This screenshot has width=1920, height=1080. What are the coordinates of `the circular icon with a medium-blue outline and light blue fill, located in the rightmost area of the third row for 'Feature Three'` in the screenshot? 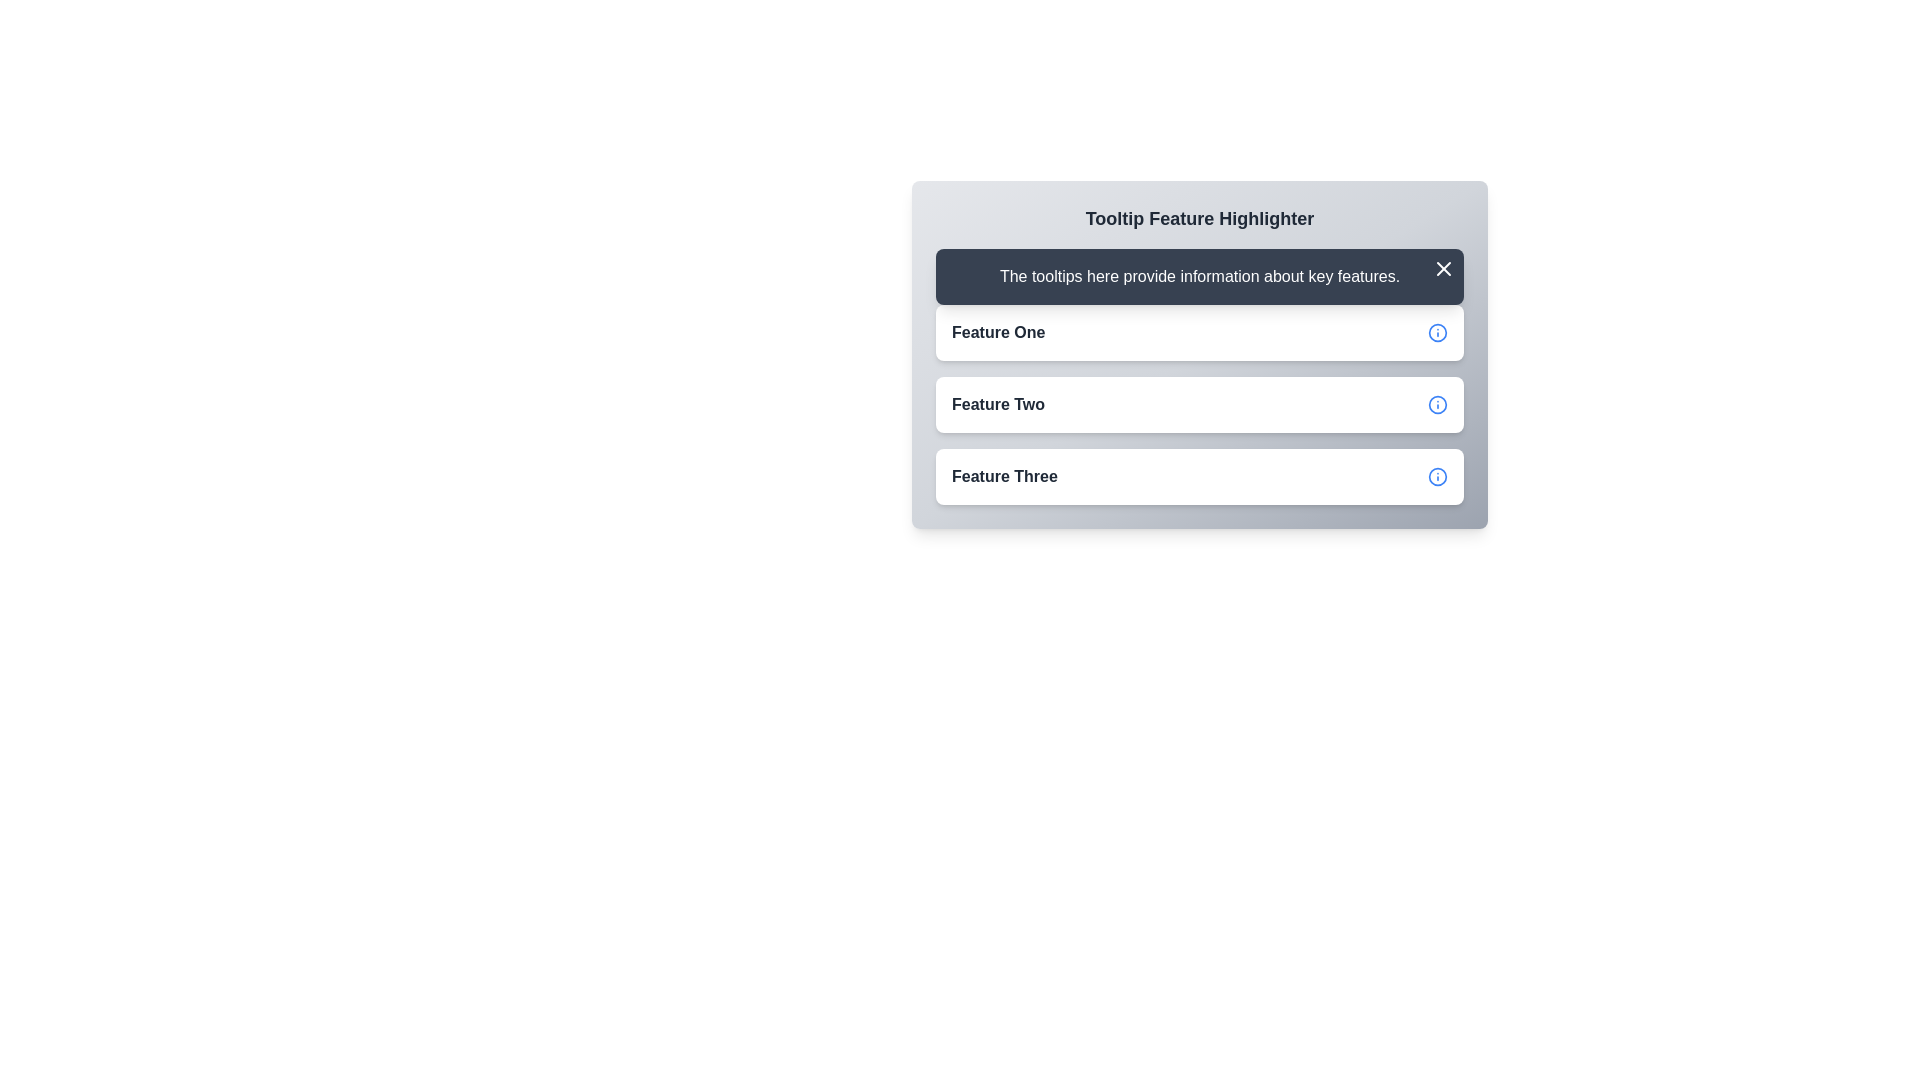 It's located at (1437, 477).